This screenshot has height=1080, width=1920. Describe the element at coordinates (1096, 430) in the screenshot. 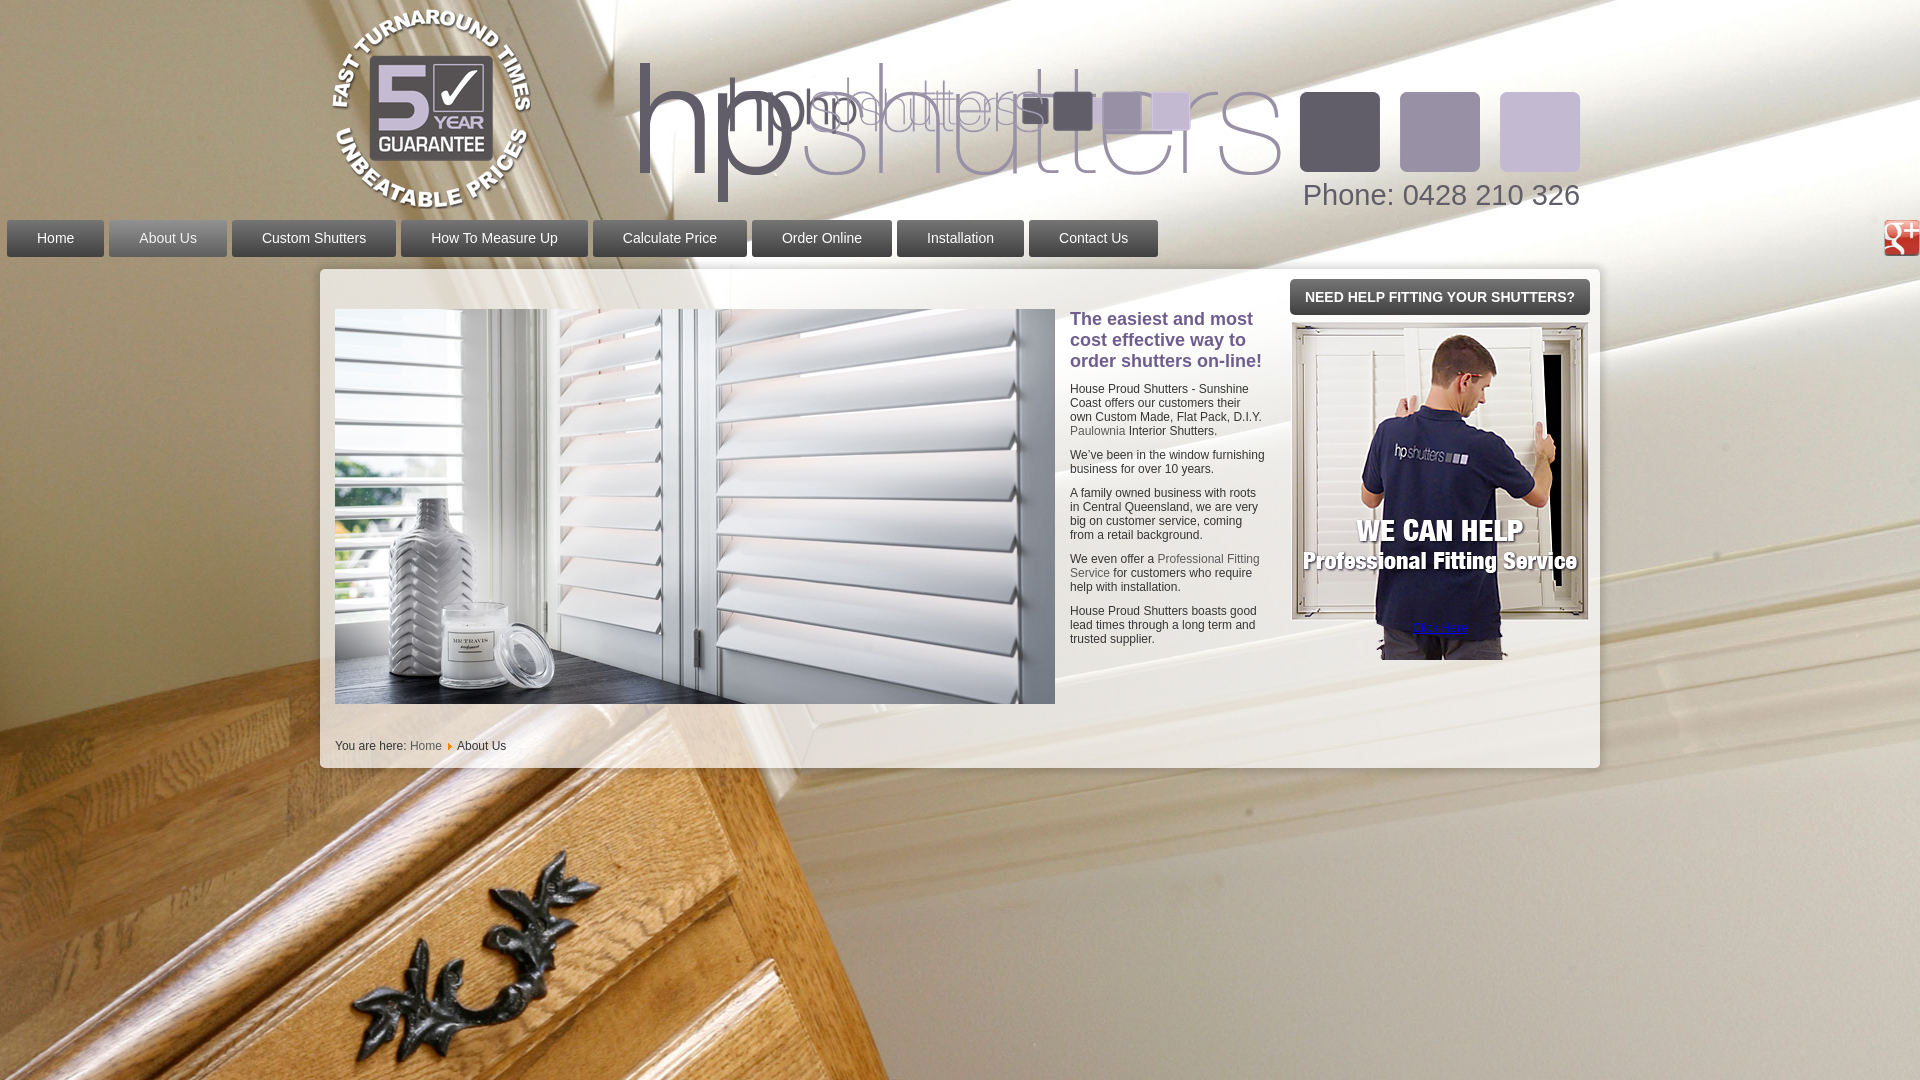

I see `'Paulownia'` at that location.